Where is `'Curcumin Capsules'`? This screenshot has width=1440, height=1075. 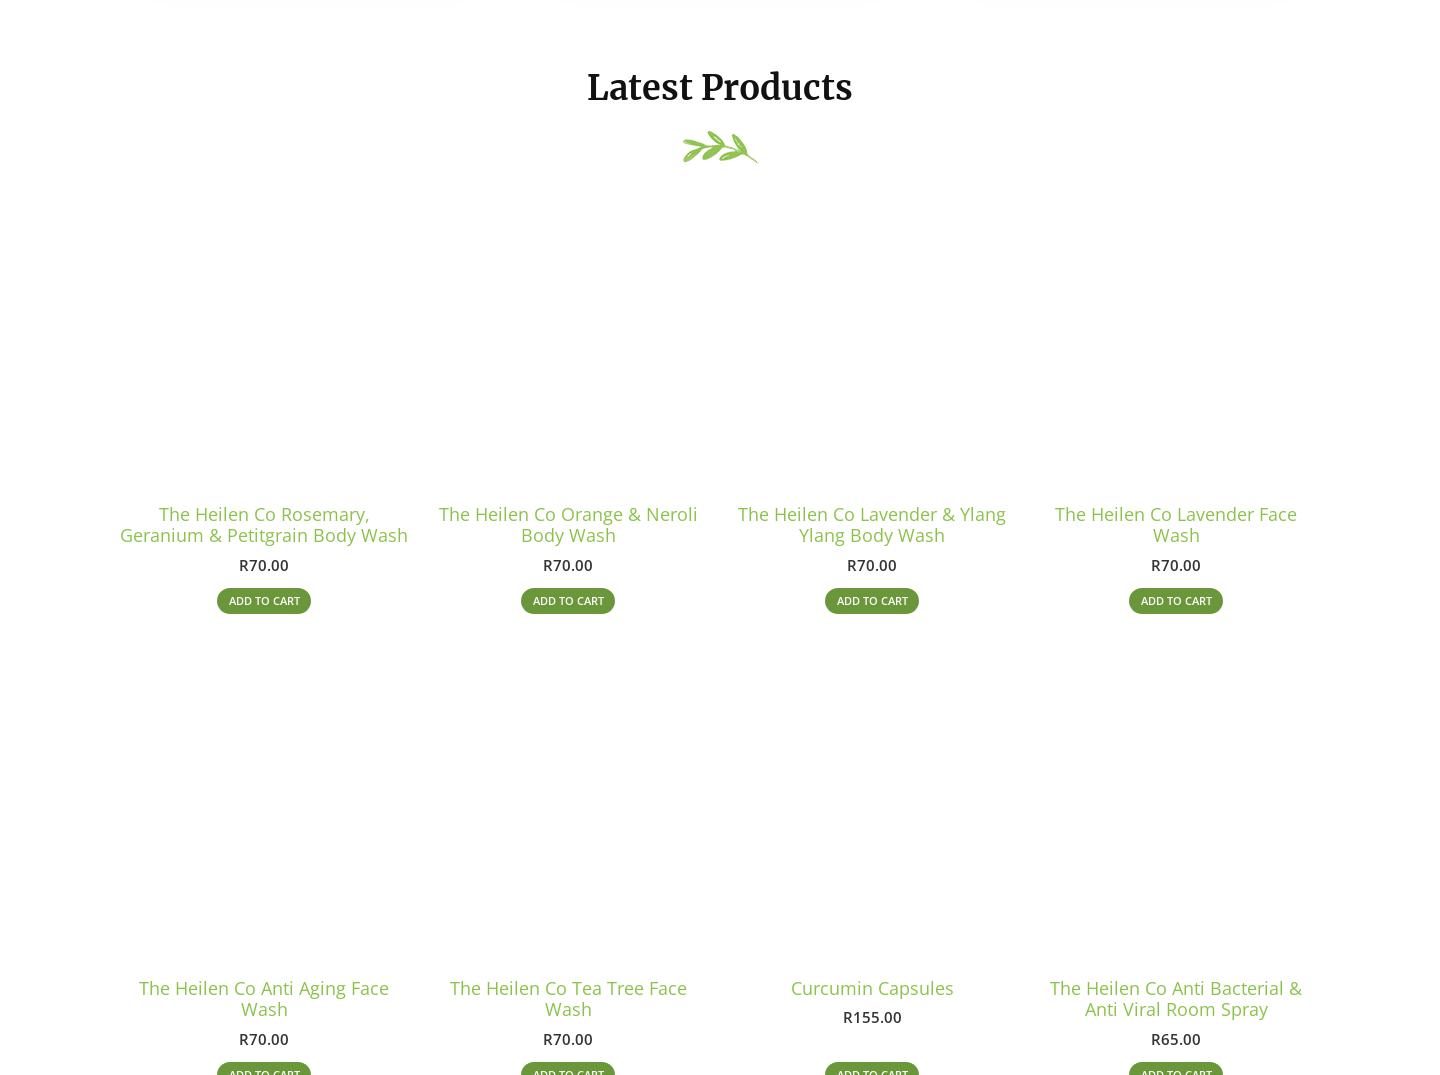 'Curcumin Capsules' is located at coordinates (870, 997).